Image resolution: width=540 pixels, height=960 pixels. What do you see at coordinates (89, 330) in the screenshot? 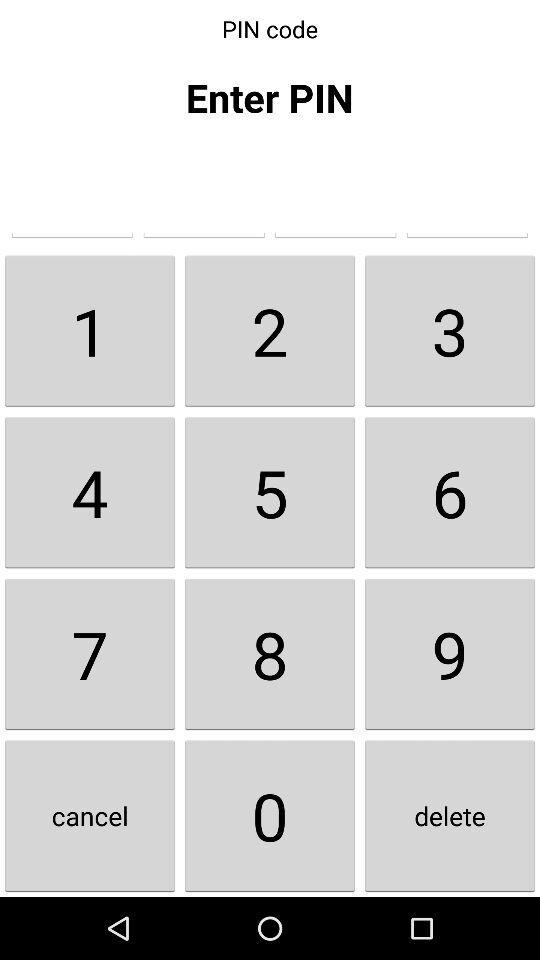
I see `the button next to the 2 item` at bounding box center [89, 330].